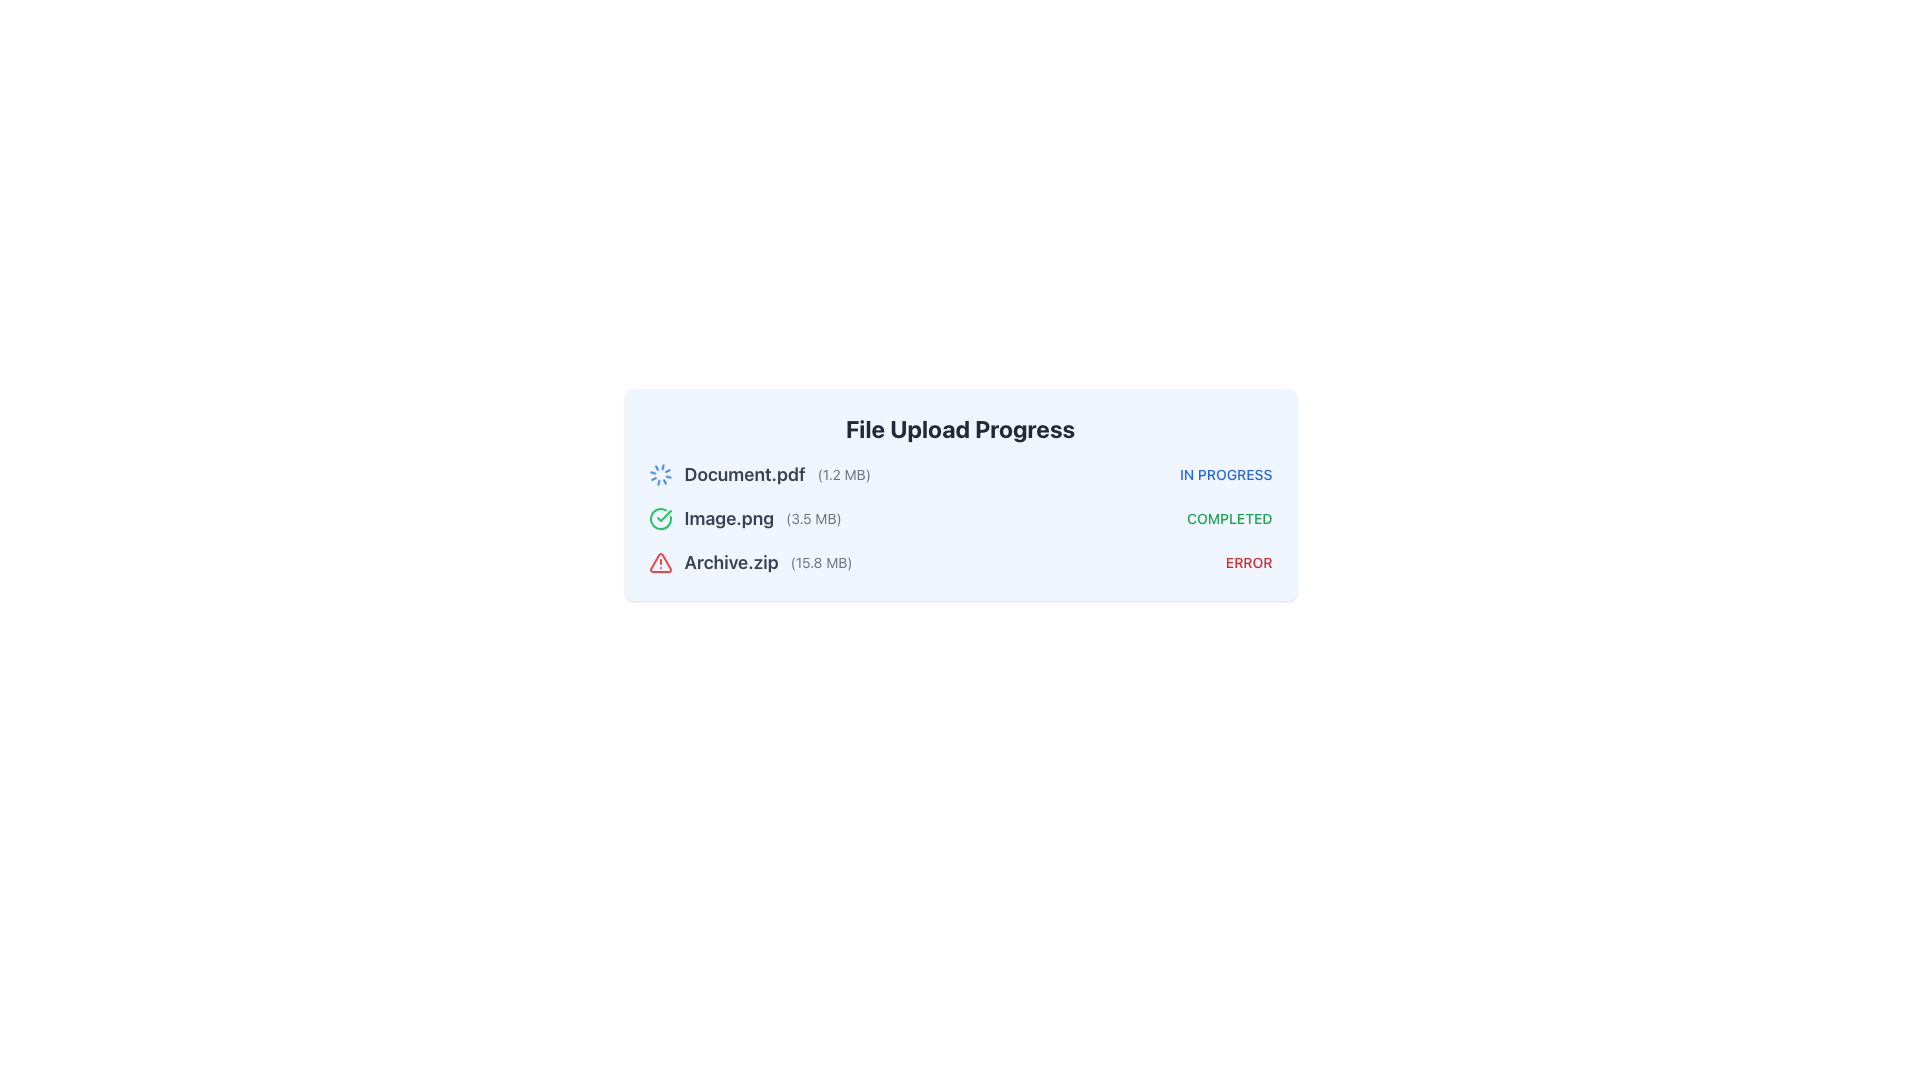 Image resolution: width=1920 pixels, height=1080 pixels. I want to click on the 'ERROR' text display, which is a bold red font indicating an urgent attention needed, located at the bottom right of the file upload status list, so click(1248, 563).